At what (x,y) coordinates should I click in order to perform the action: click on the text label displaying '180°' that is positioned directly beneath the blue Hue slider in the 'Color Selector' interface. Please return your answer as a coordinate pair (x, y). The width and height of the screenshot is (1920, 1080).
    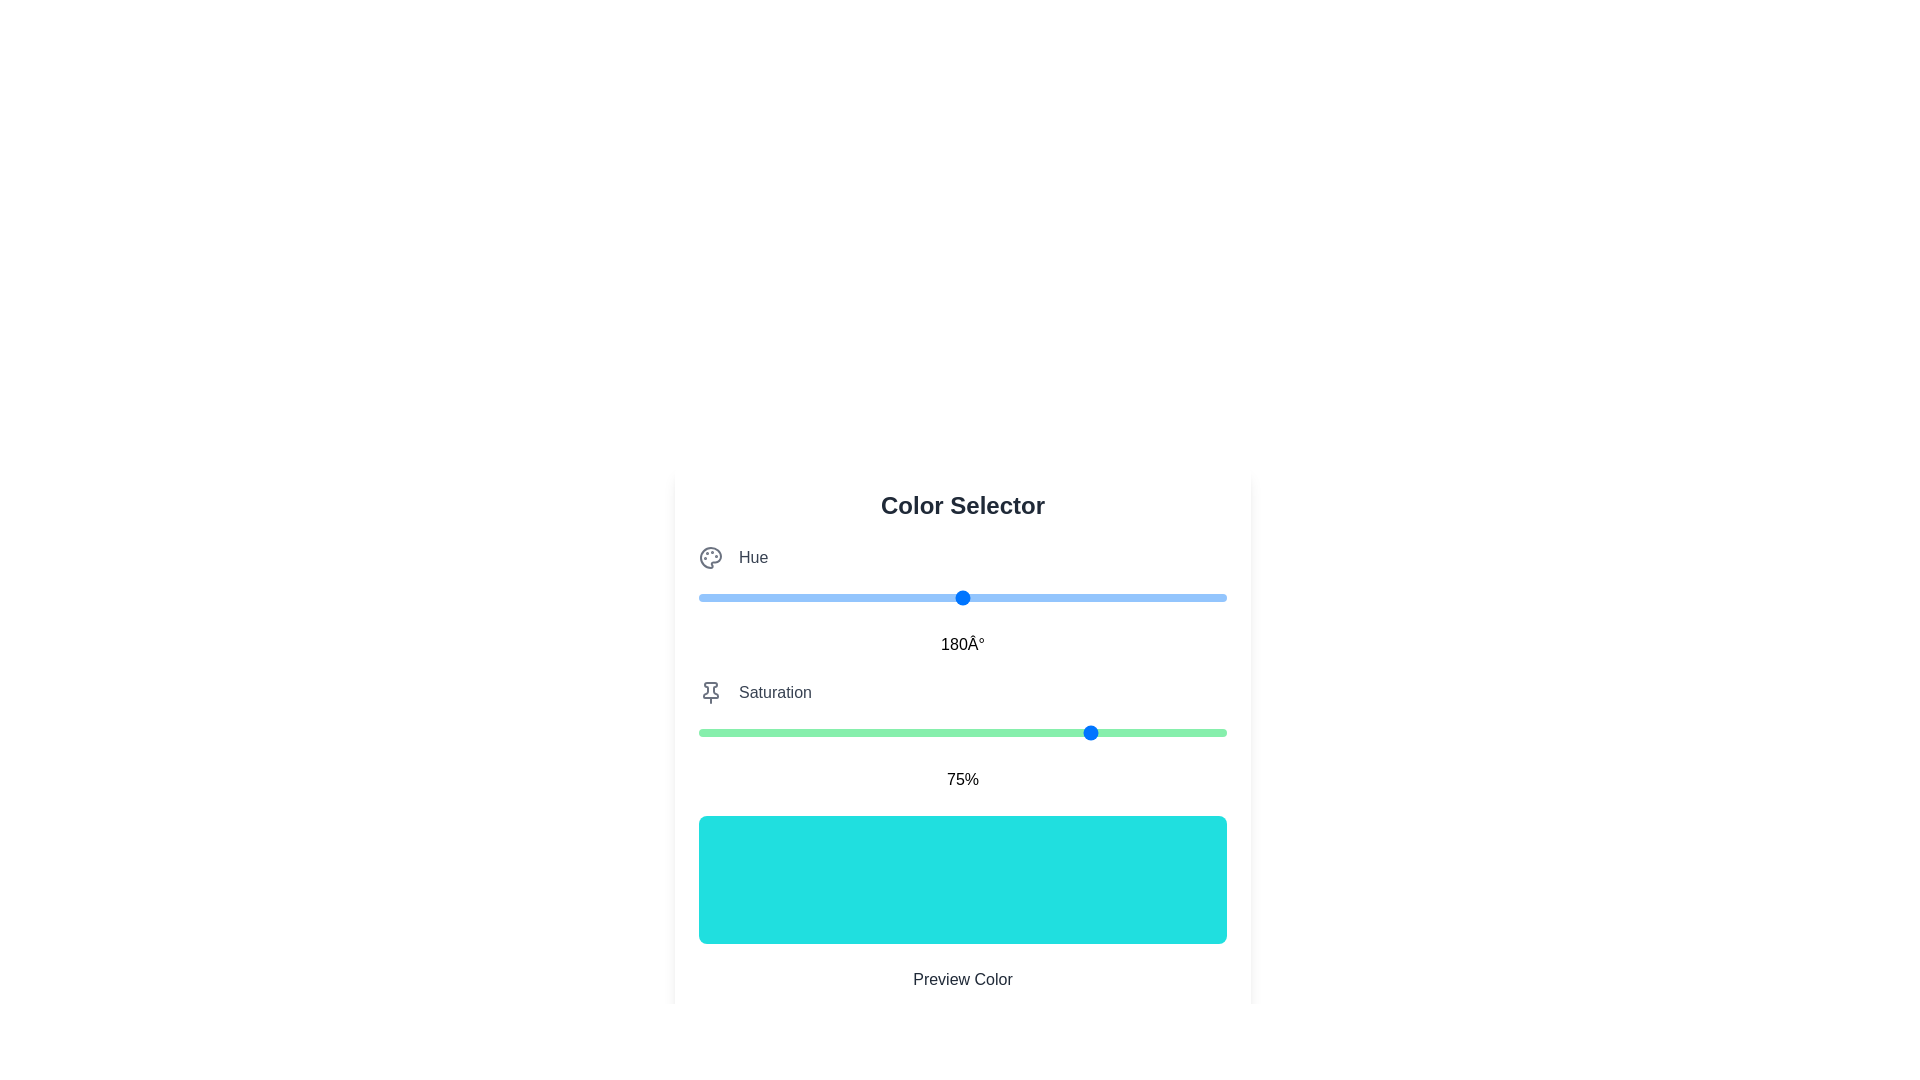
    Looking at the image, I should click on (963, 644).